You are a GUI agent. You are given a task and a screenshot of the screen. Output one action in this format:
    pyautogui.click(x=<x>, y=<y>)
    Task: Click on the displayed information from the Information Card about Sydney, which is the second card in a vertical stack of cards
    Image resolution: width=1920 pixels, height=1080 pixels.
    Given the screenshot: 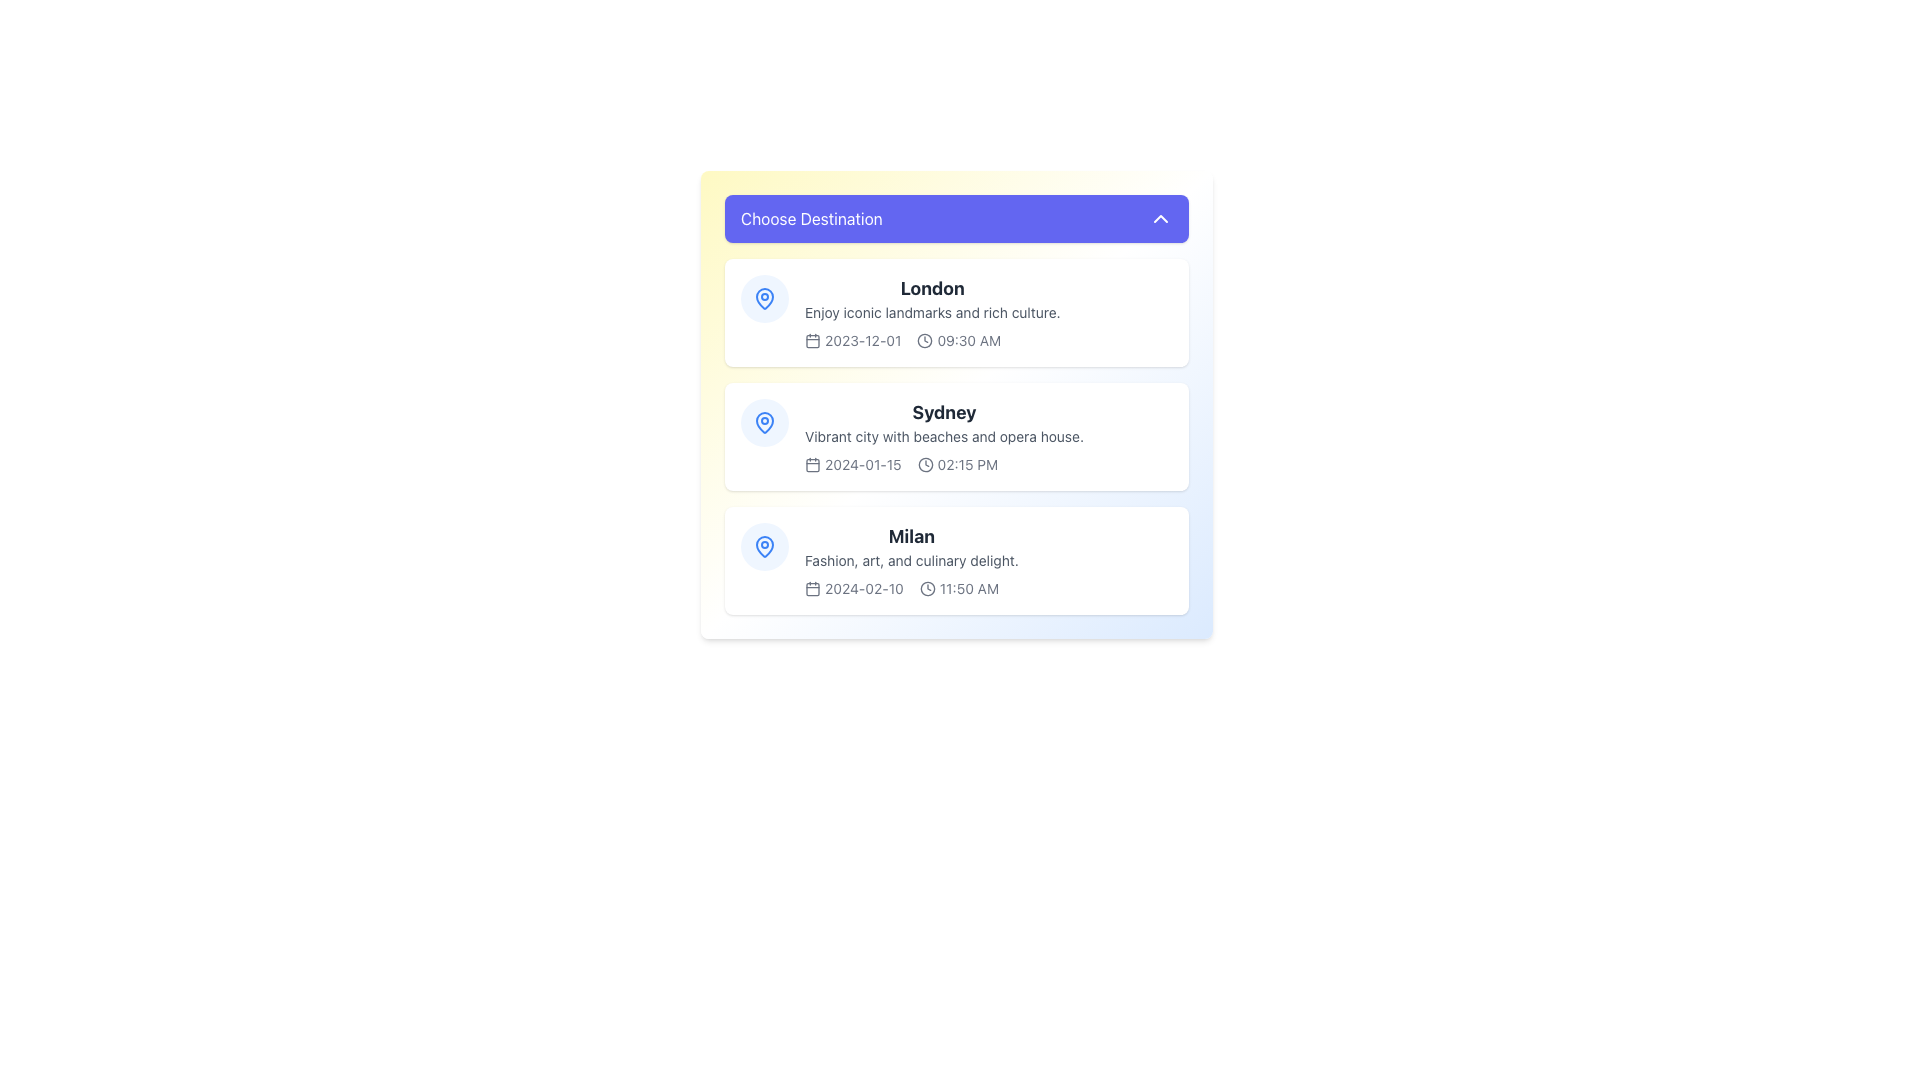 What is the action you would take?
    pyautogui.click(x=955, y=405)
    